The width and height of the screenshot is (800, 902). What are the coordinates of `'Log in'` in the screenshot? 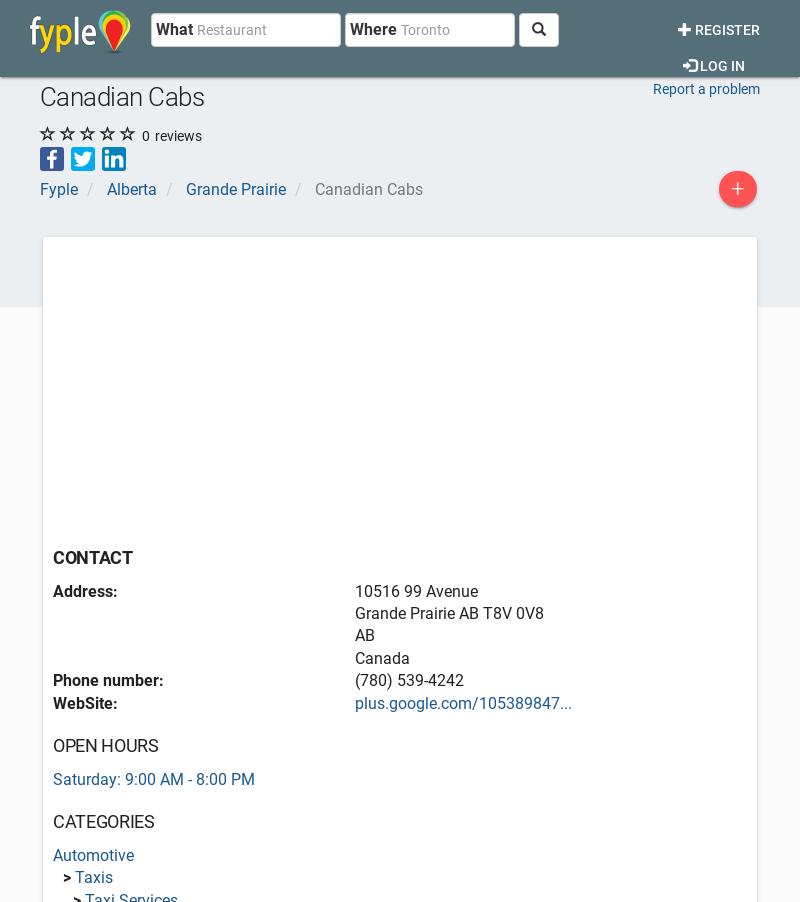 It's located at (696, 65).